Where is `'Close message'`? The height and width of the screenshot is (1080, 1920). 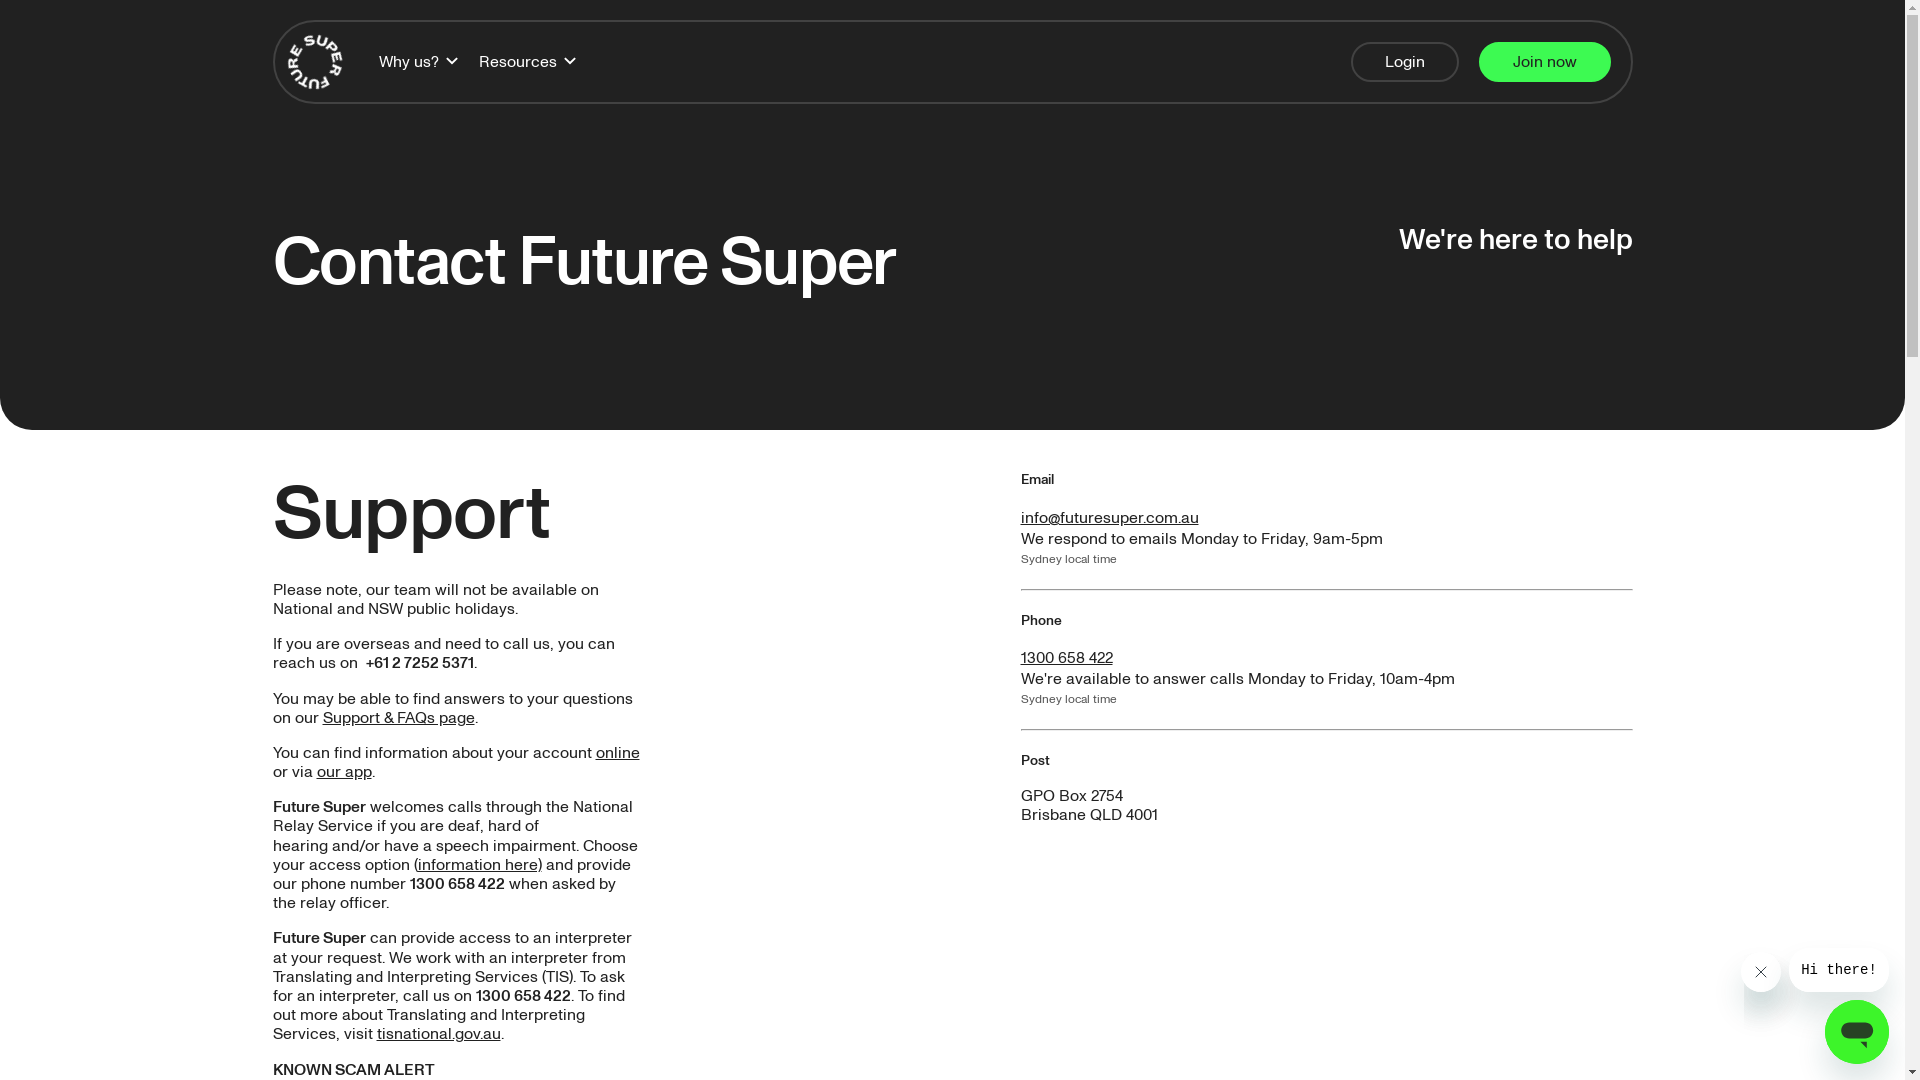
'Close message' is located at coordinates (1740, 971).